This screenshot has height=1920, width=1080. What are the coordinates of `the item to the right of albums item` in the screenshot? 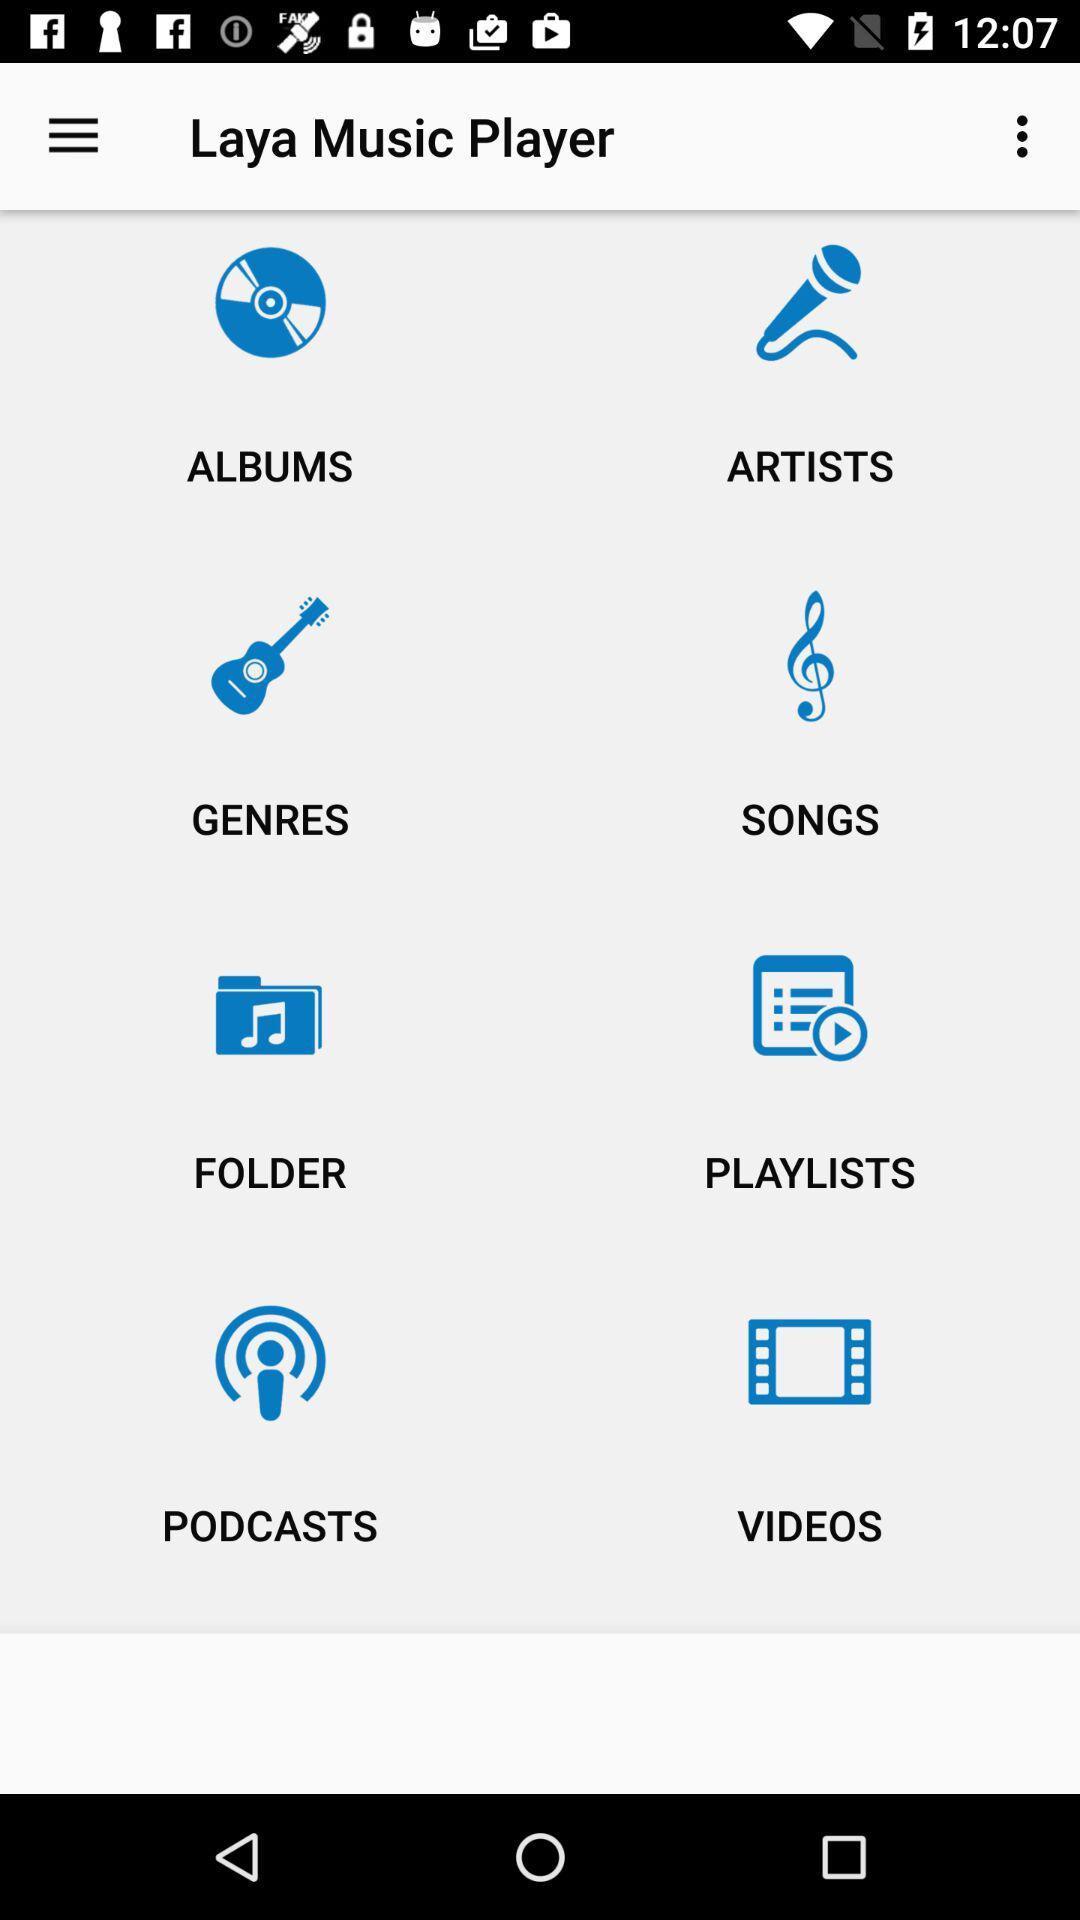 It's located at (810, 744).